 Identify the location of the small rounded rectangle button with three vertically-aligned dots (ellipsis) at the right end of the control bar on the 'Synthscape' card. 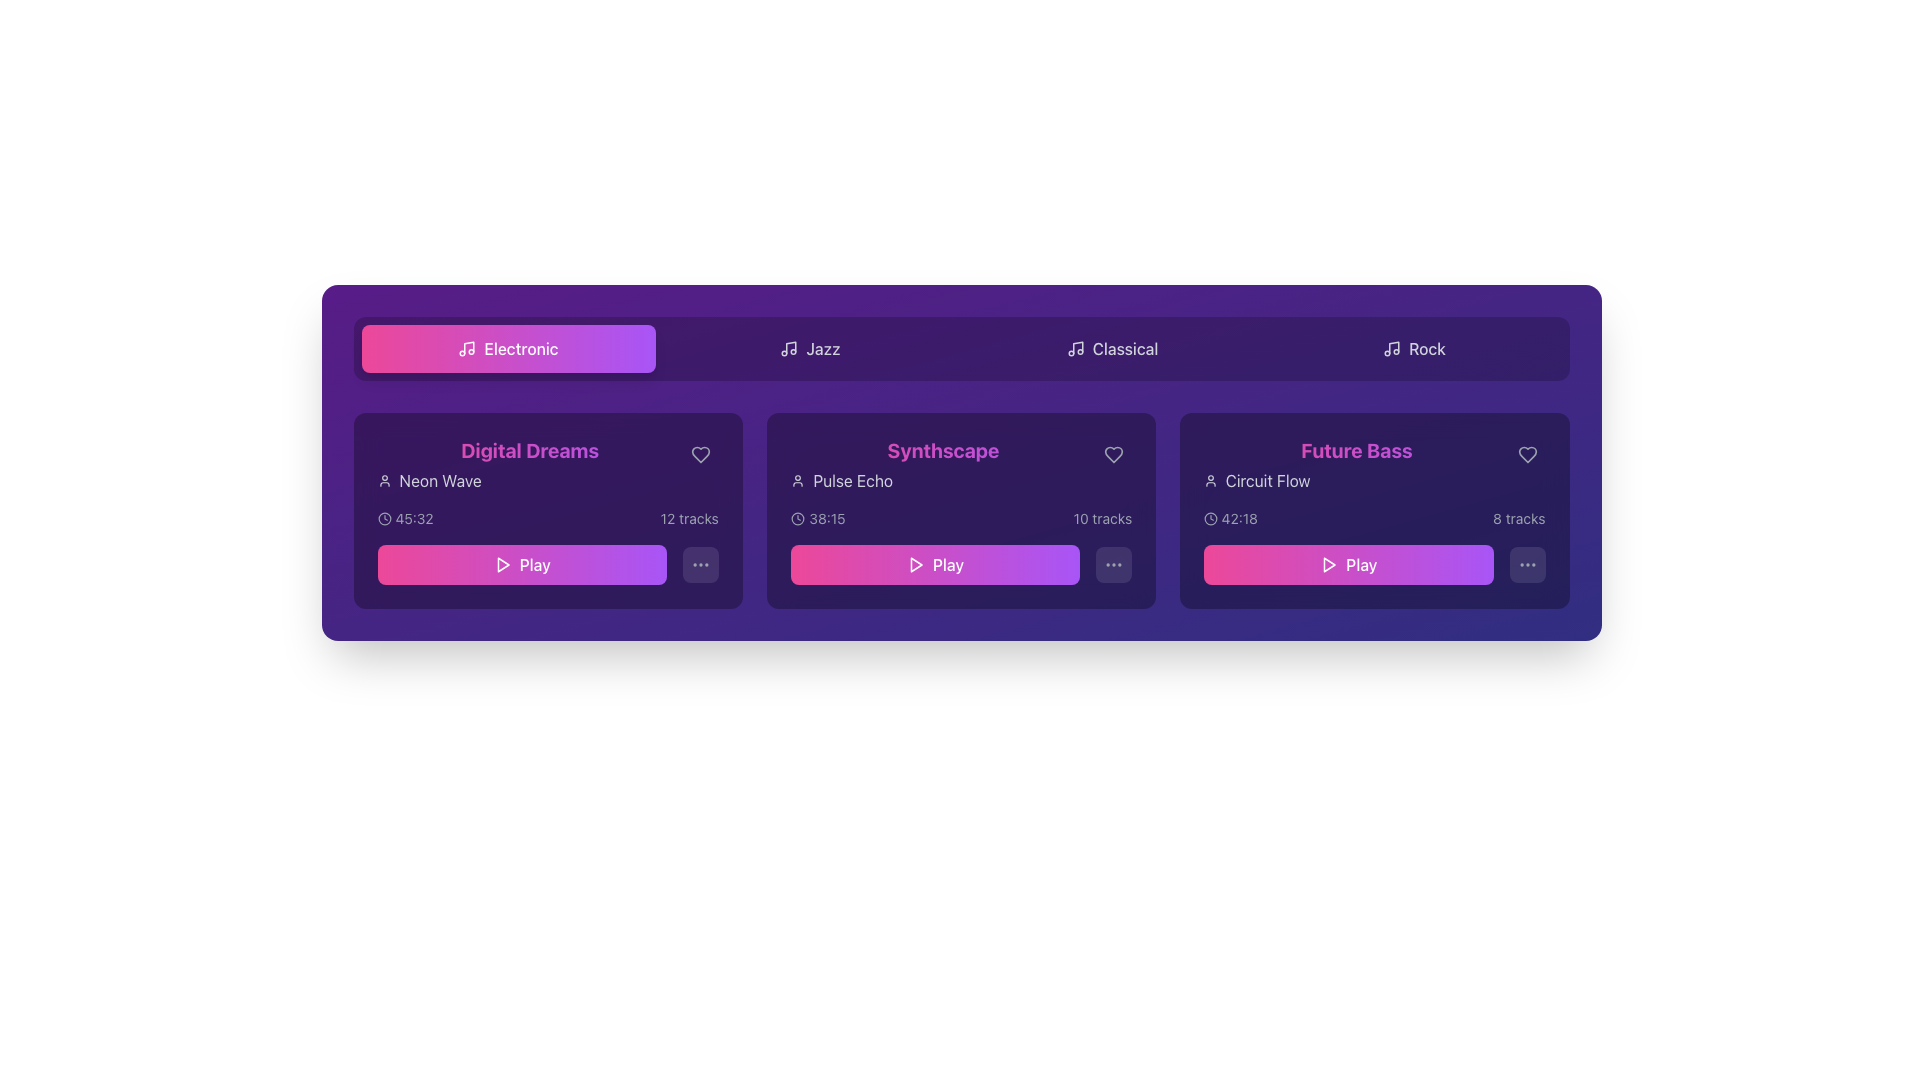
(1113, 564).